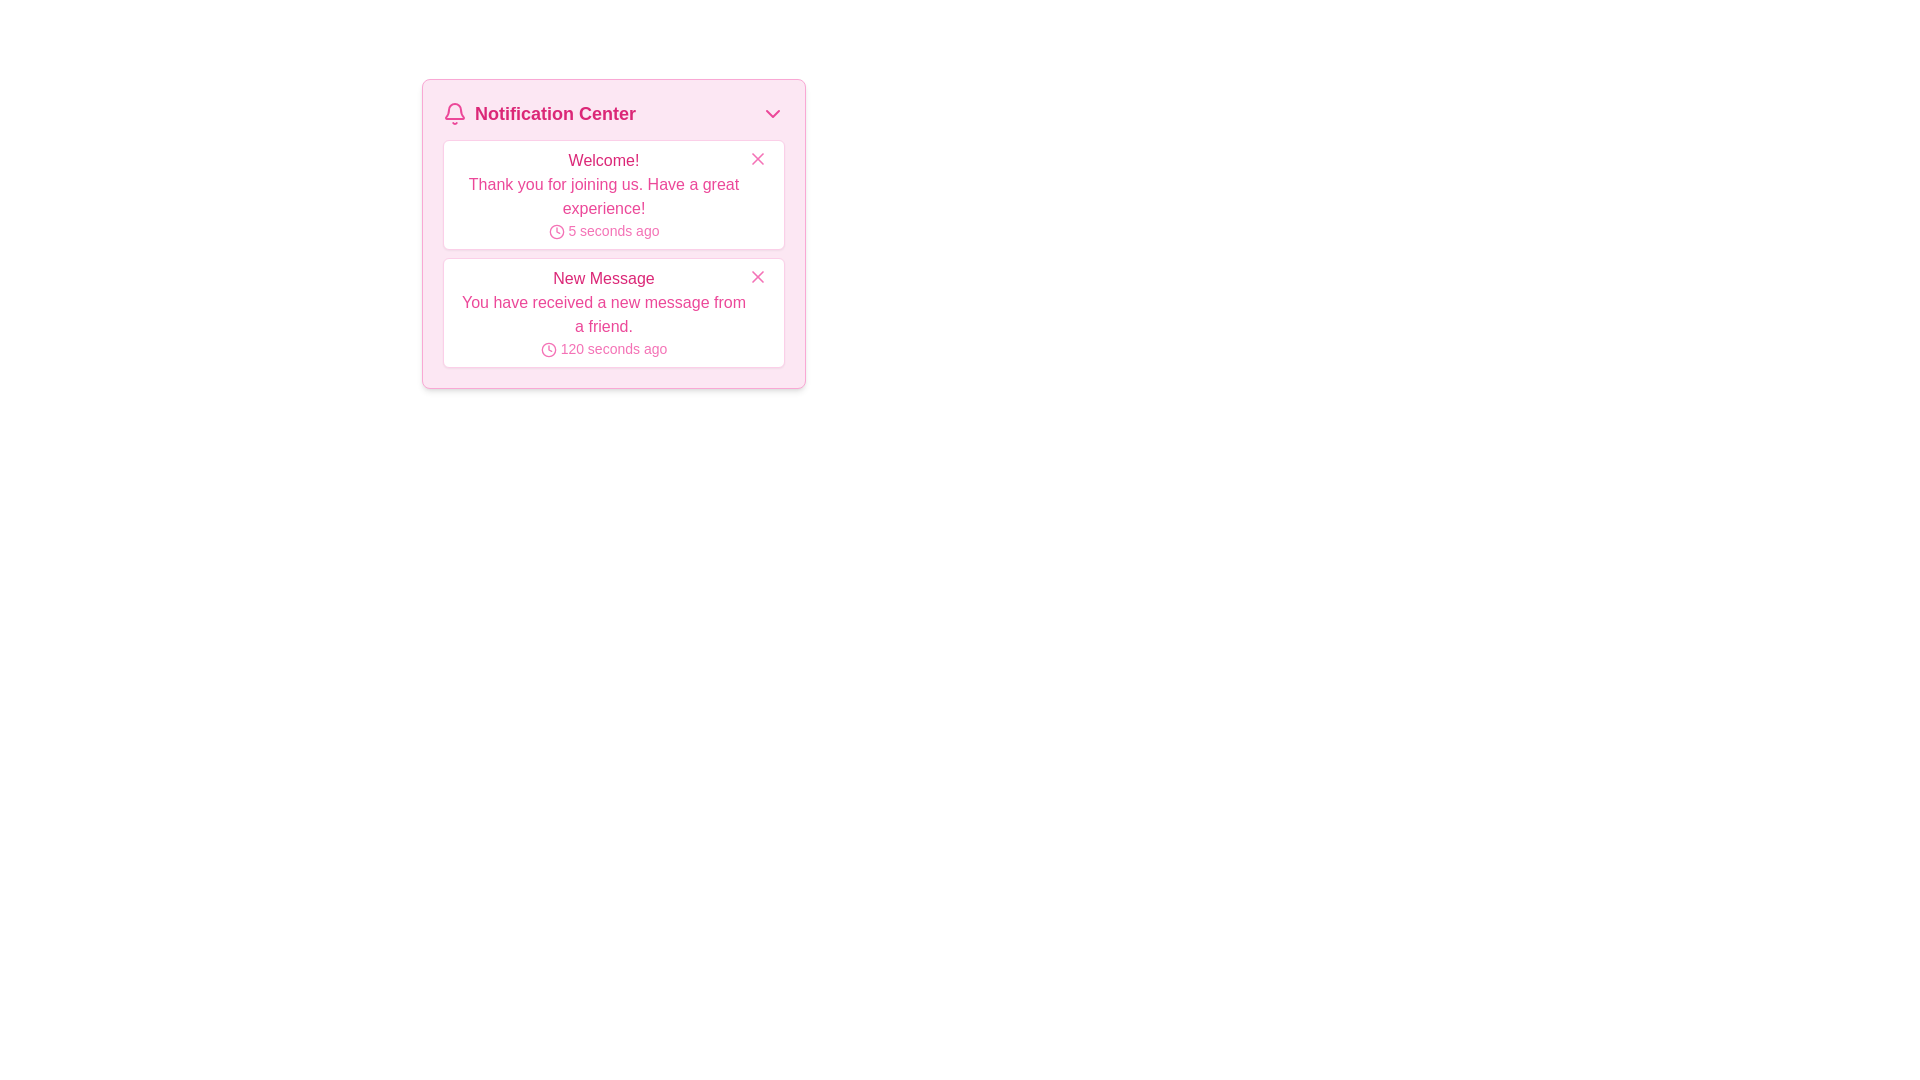 The width and height of the screenshot is (1920, 1080). Describe the element at coordinates (757, 157) in the screenshot. I see `the close button located in the top right corner of the 'Welcome!' notification message` at that location.